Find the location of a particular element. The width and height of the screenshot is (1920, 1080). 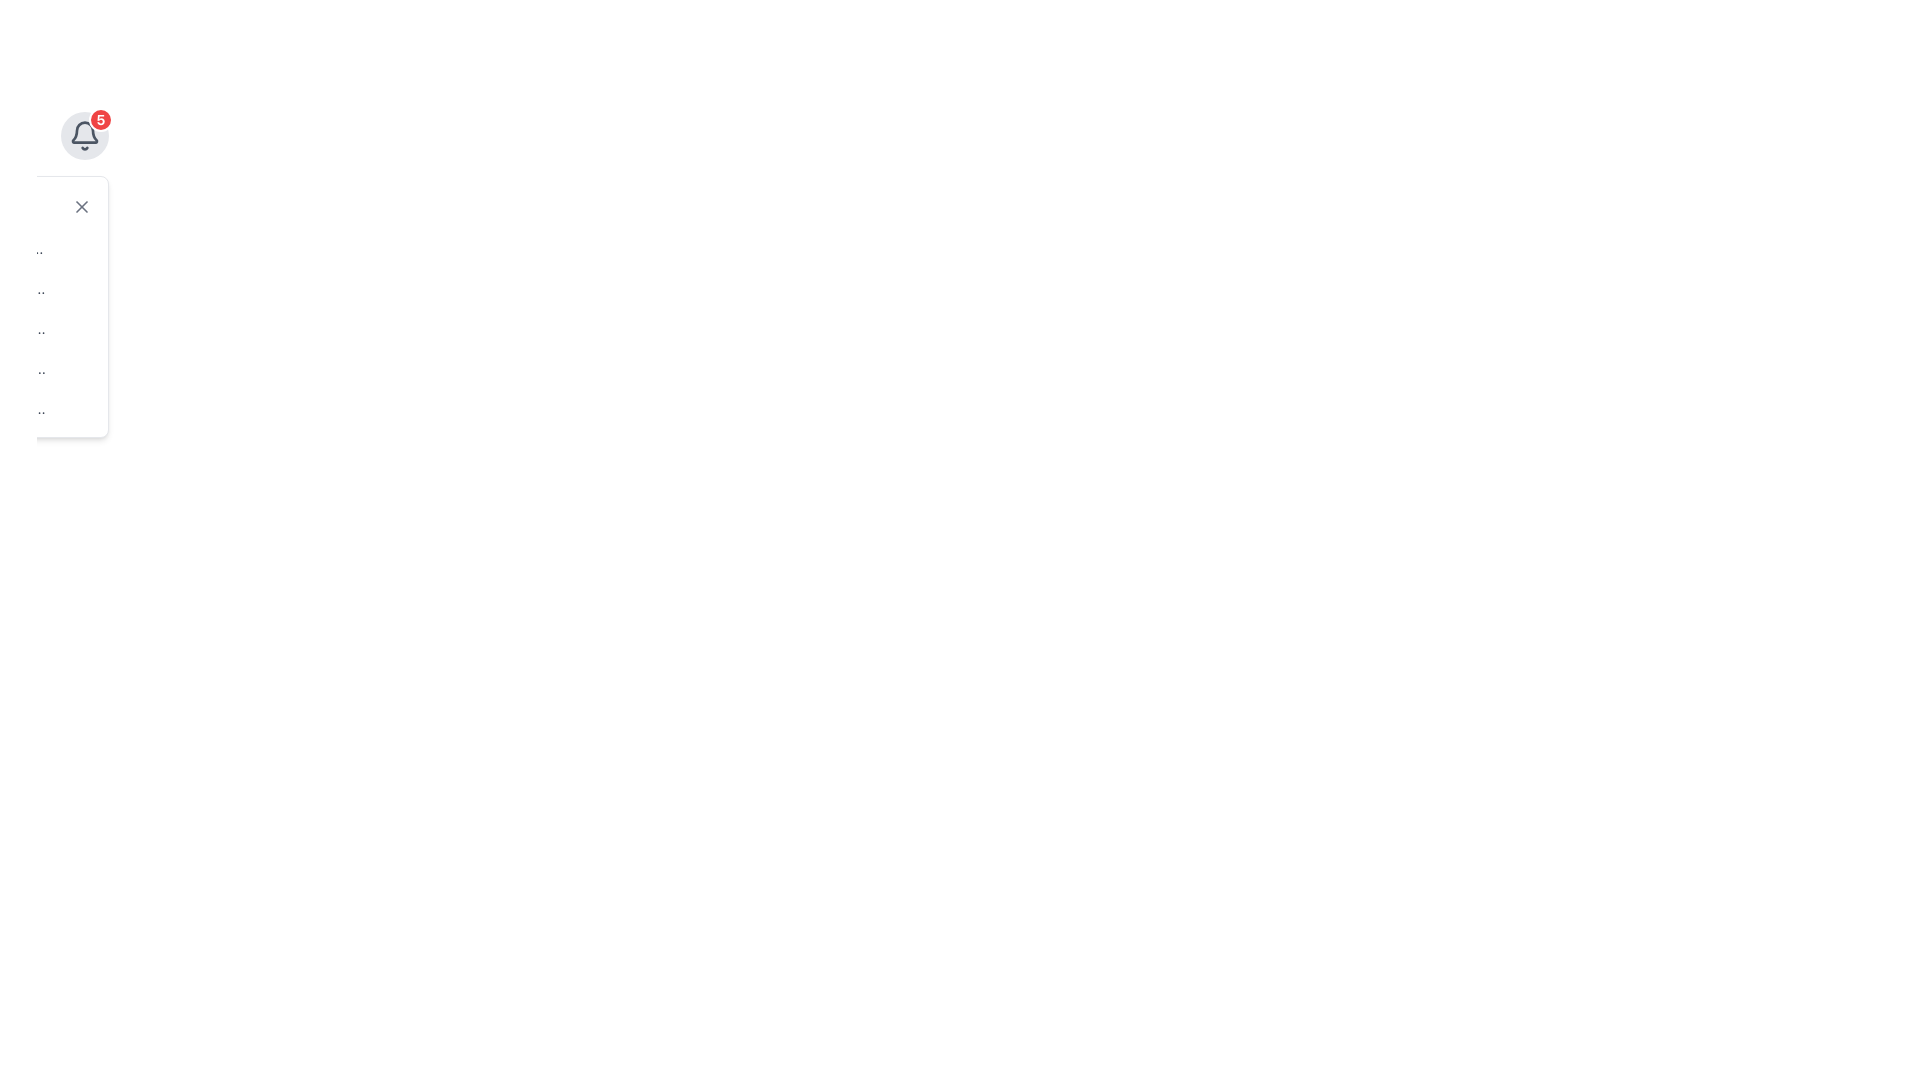

the Icon button located to the far right of the 'Notifications' header bar is located at coordinates (80, 207).